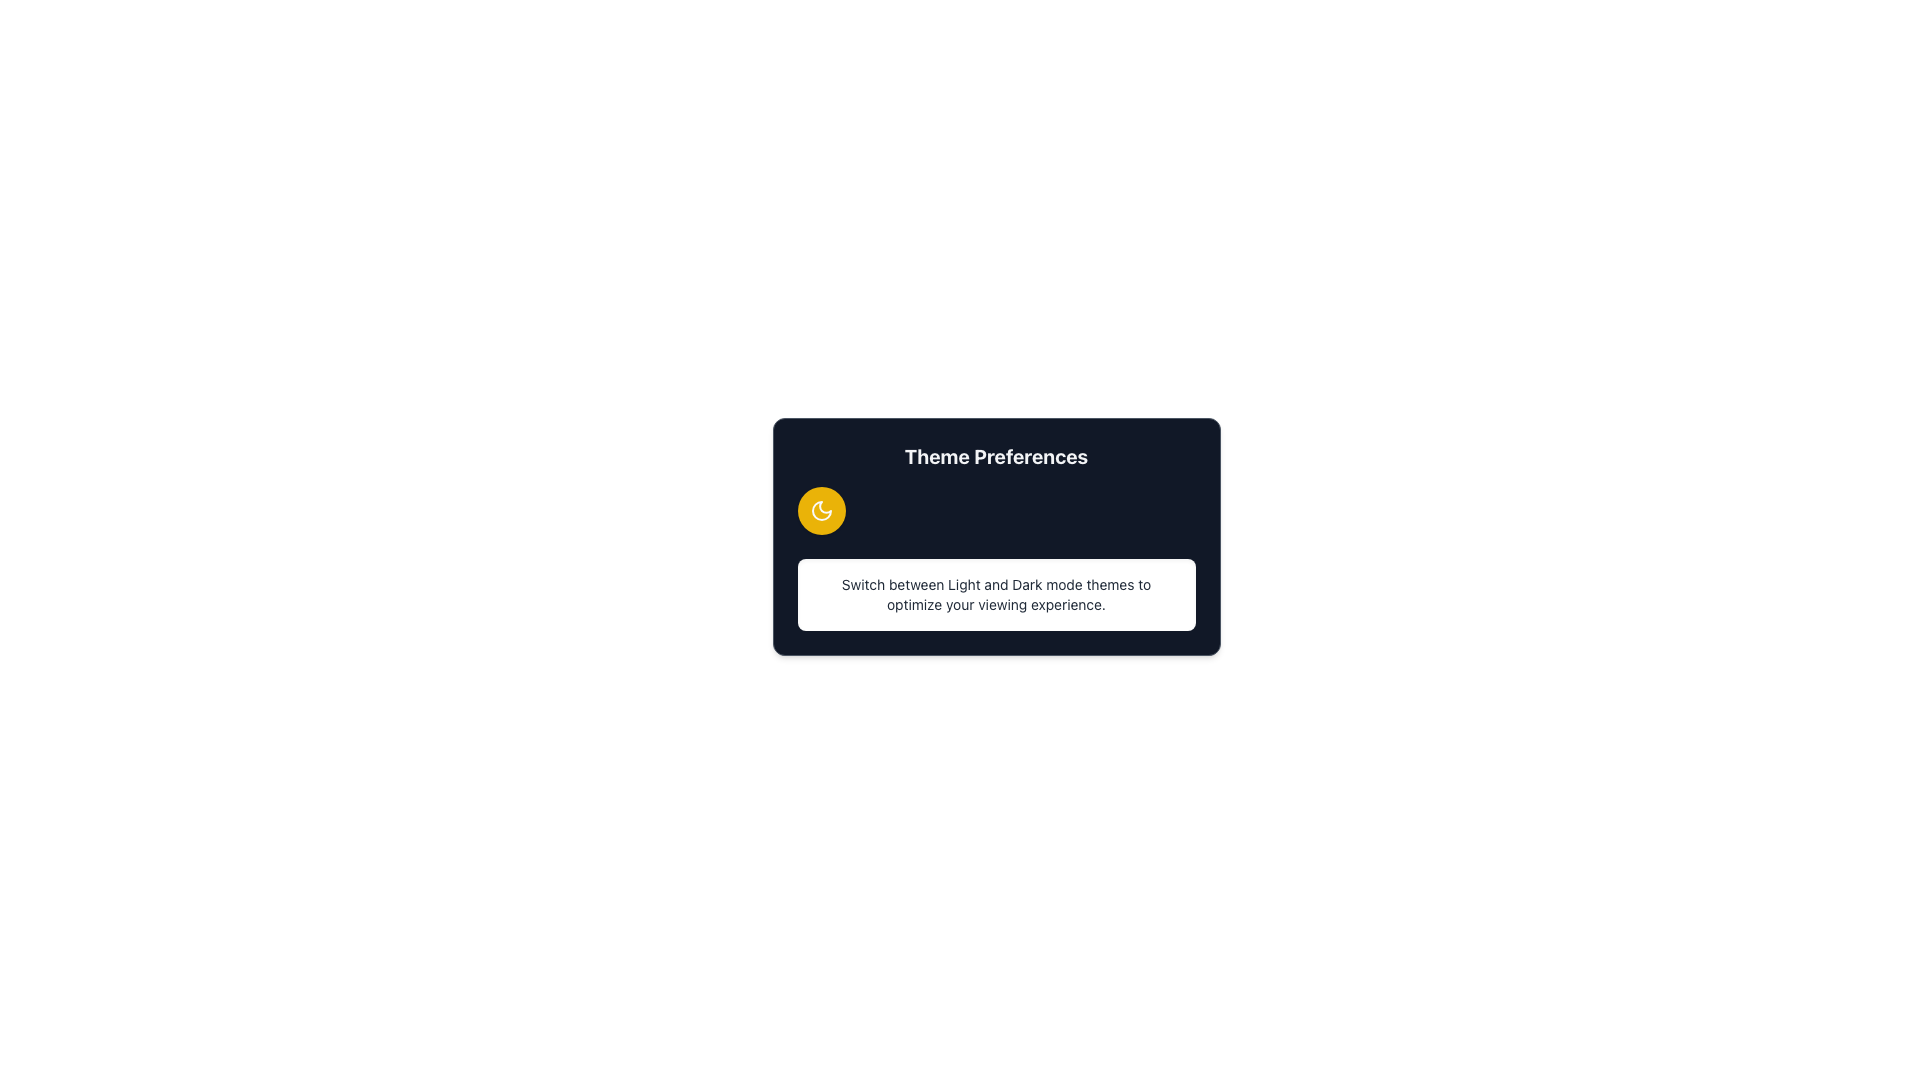 This screenshot has width=1920, height=1080. I want to click on descriptive informational text provided by the Static Text element located at the center of the lower part of the rounded rectangular card, so click(996, 593).